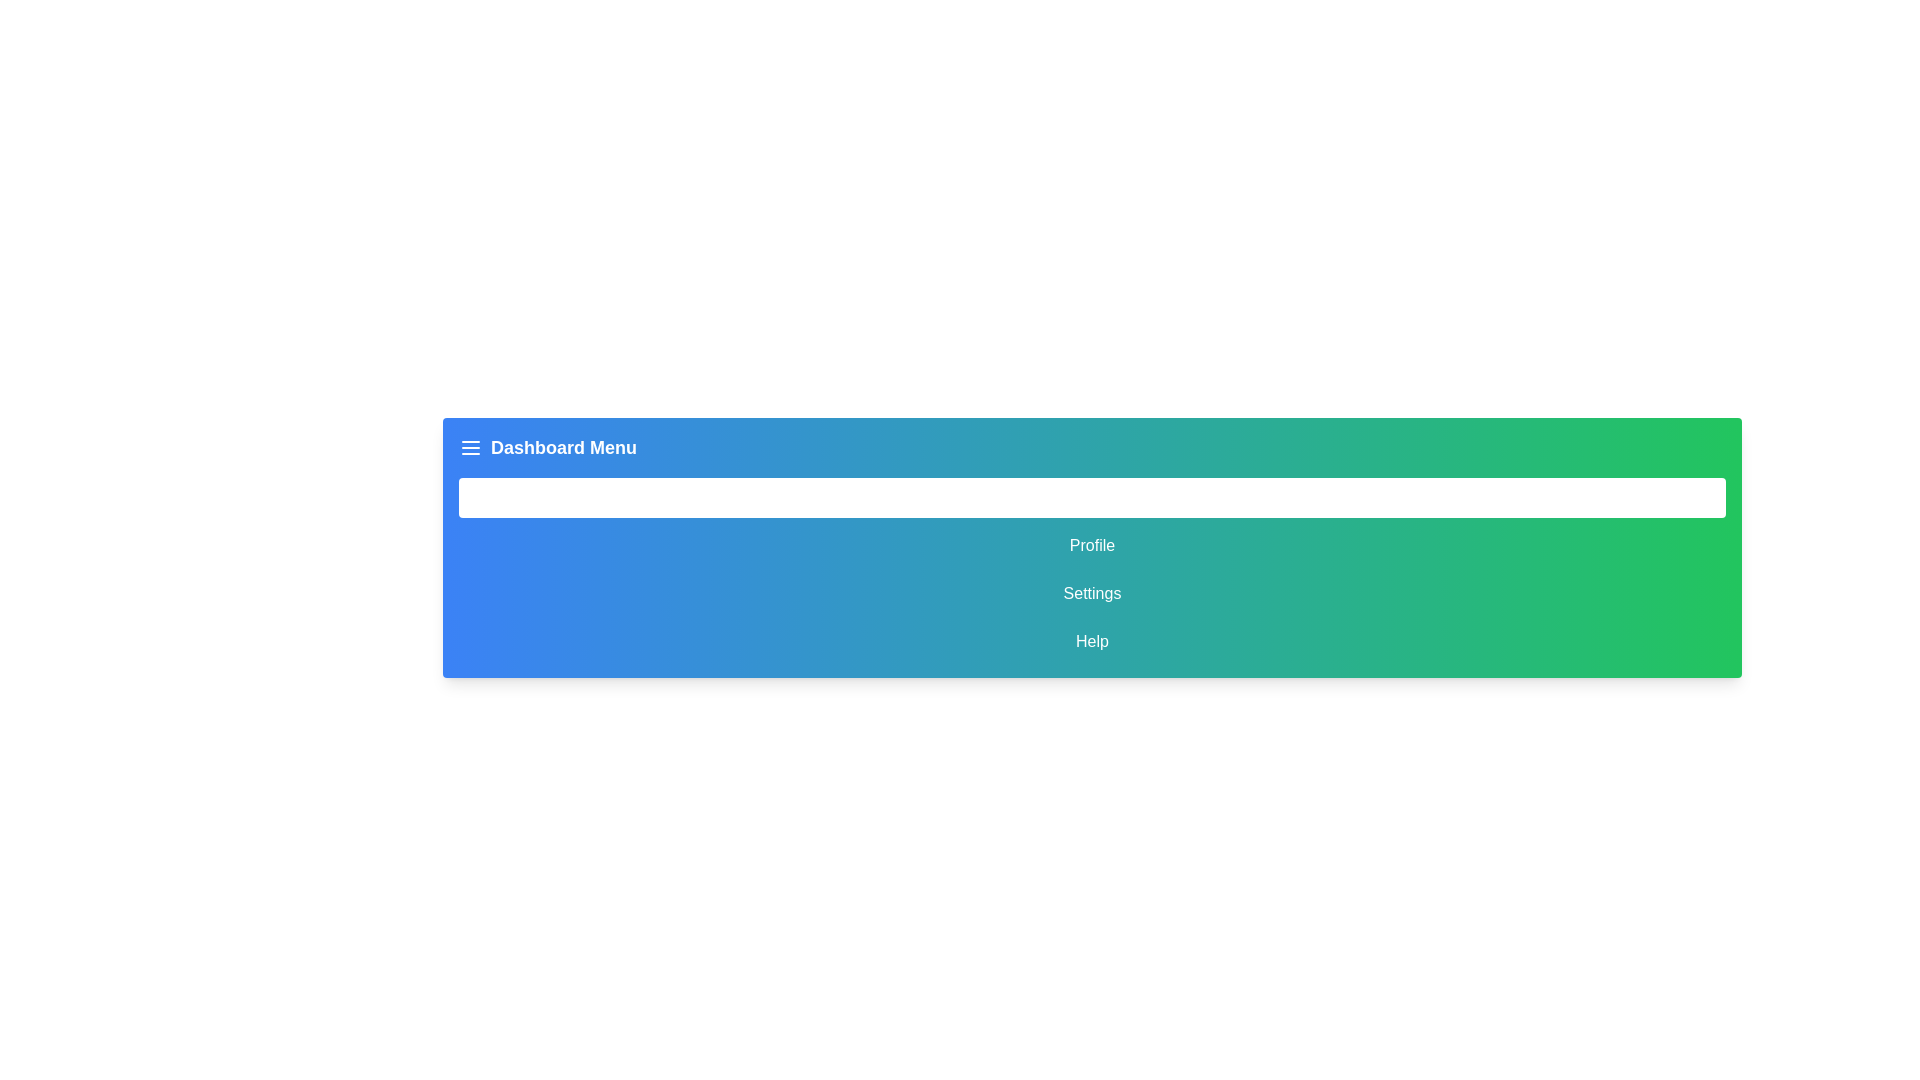 The height and width of the screenshot is (1080, 1920). I want to click on the 'Help' text button, which is the last item in the vertical menu, so click(1091, 641).